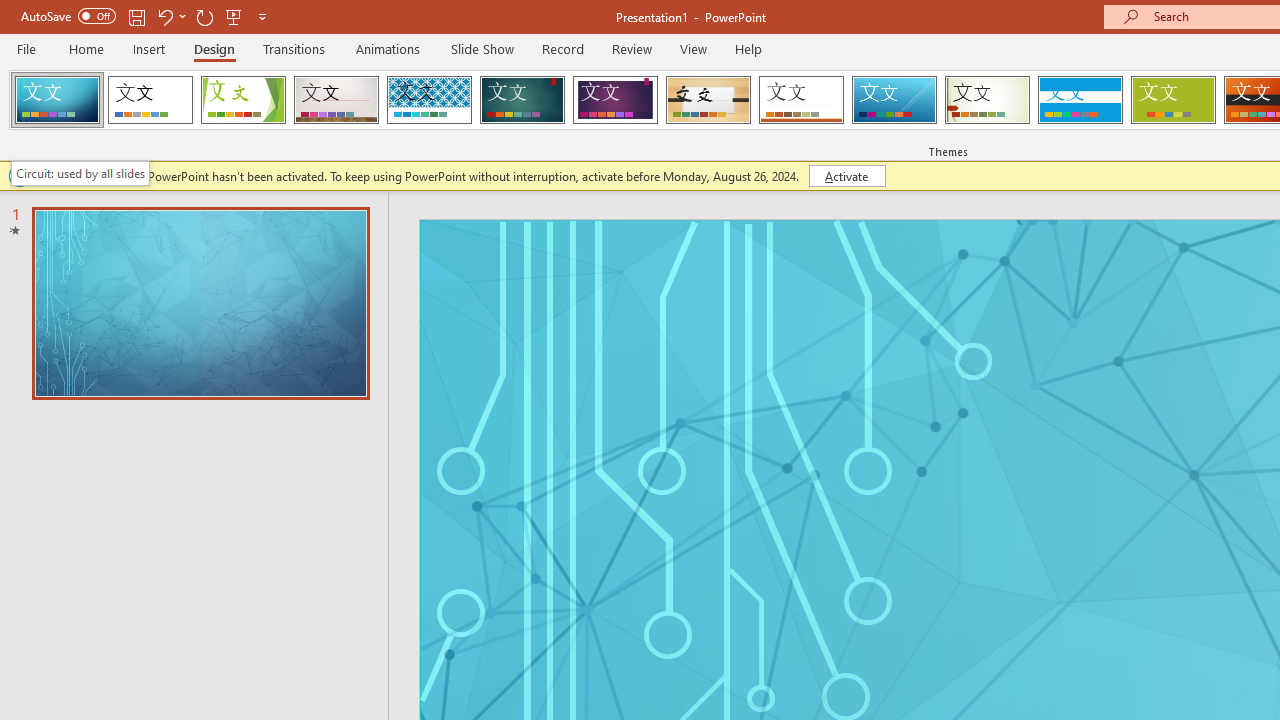 The height and width of the screenshot is (720, 1280). I want to click on 'Facet', so click(242, 100).